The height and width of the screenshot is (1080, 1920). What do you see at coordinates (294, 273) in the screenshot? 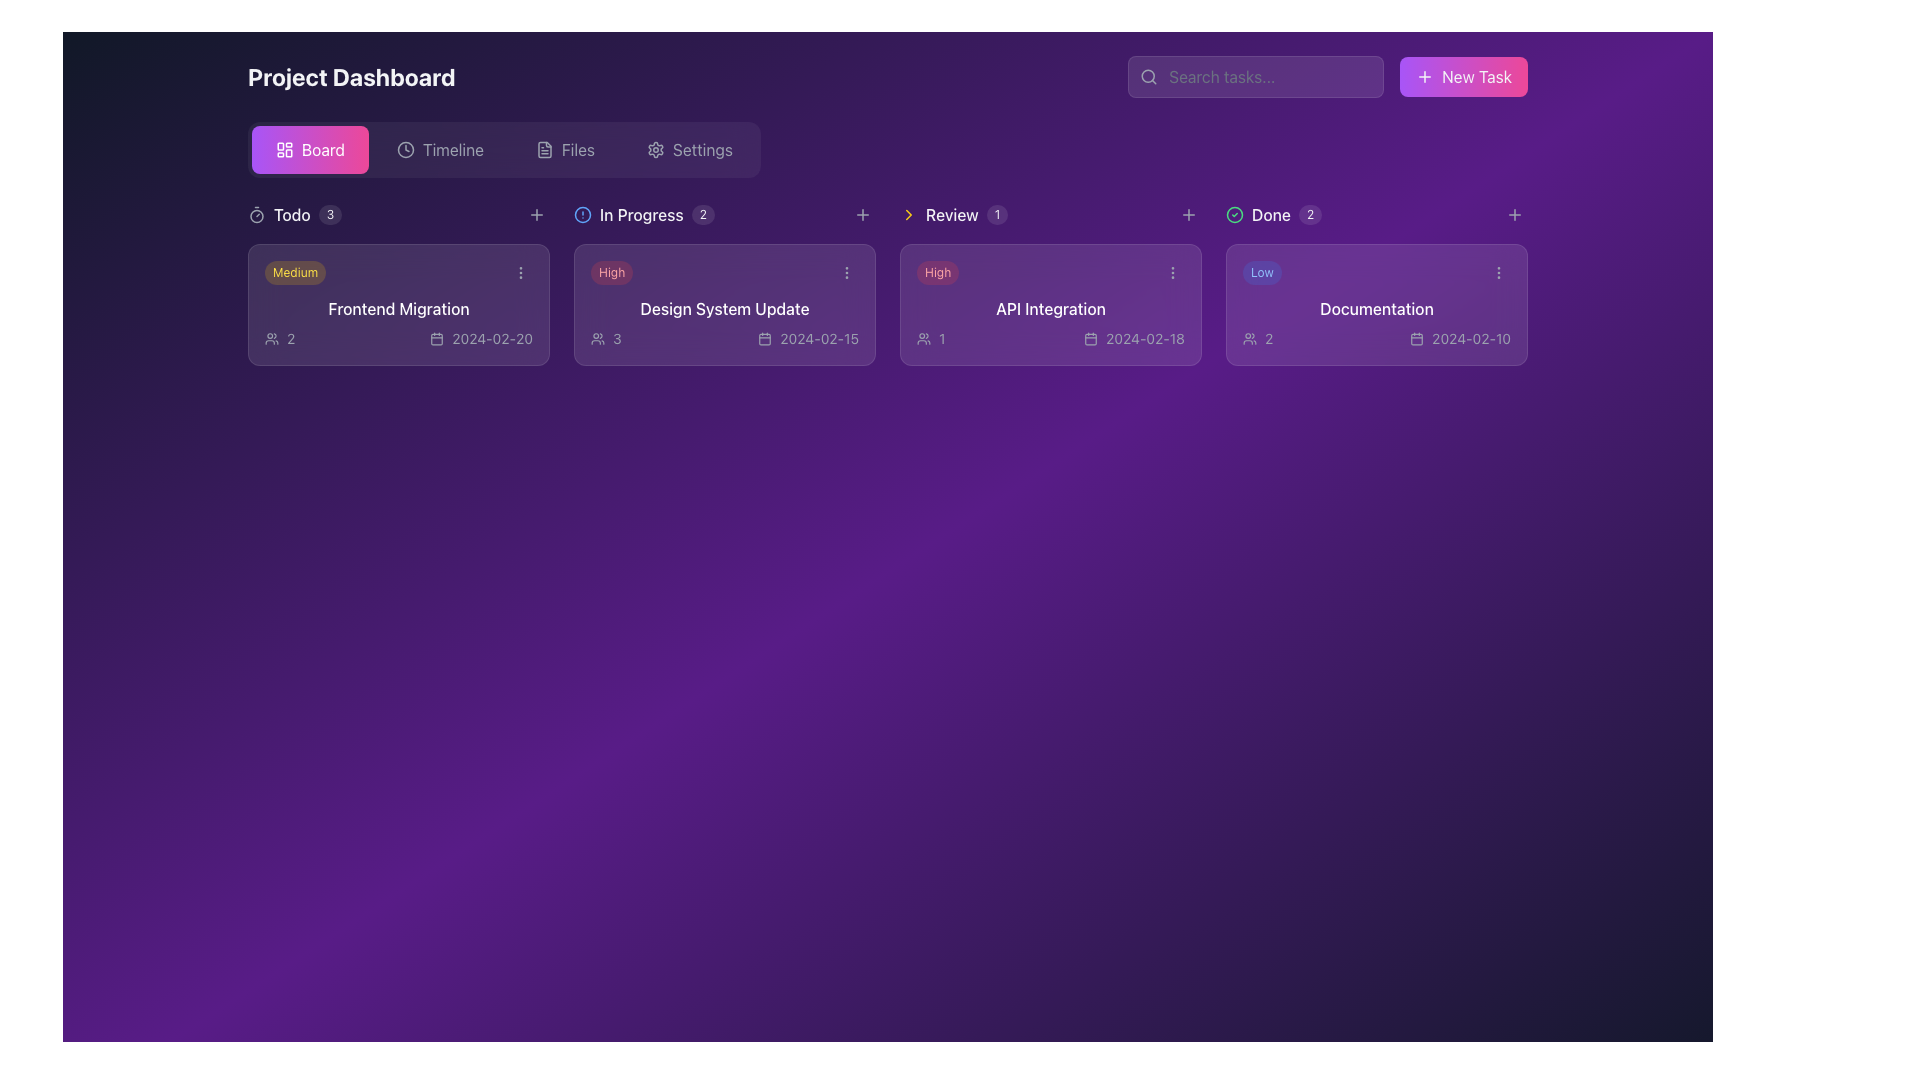
I see `the displayed text of the priority level tag located in the 'Frontend Migration' card within the 'Todo' column of the dashboard` at bounding box center [294, 273].